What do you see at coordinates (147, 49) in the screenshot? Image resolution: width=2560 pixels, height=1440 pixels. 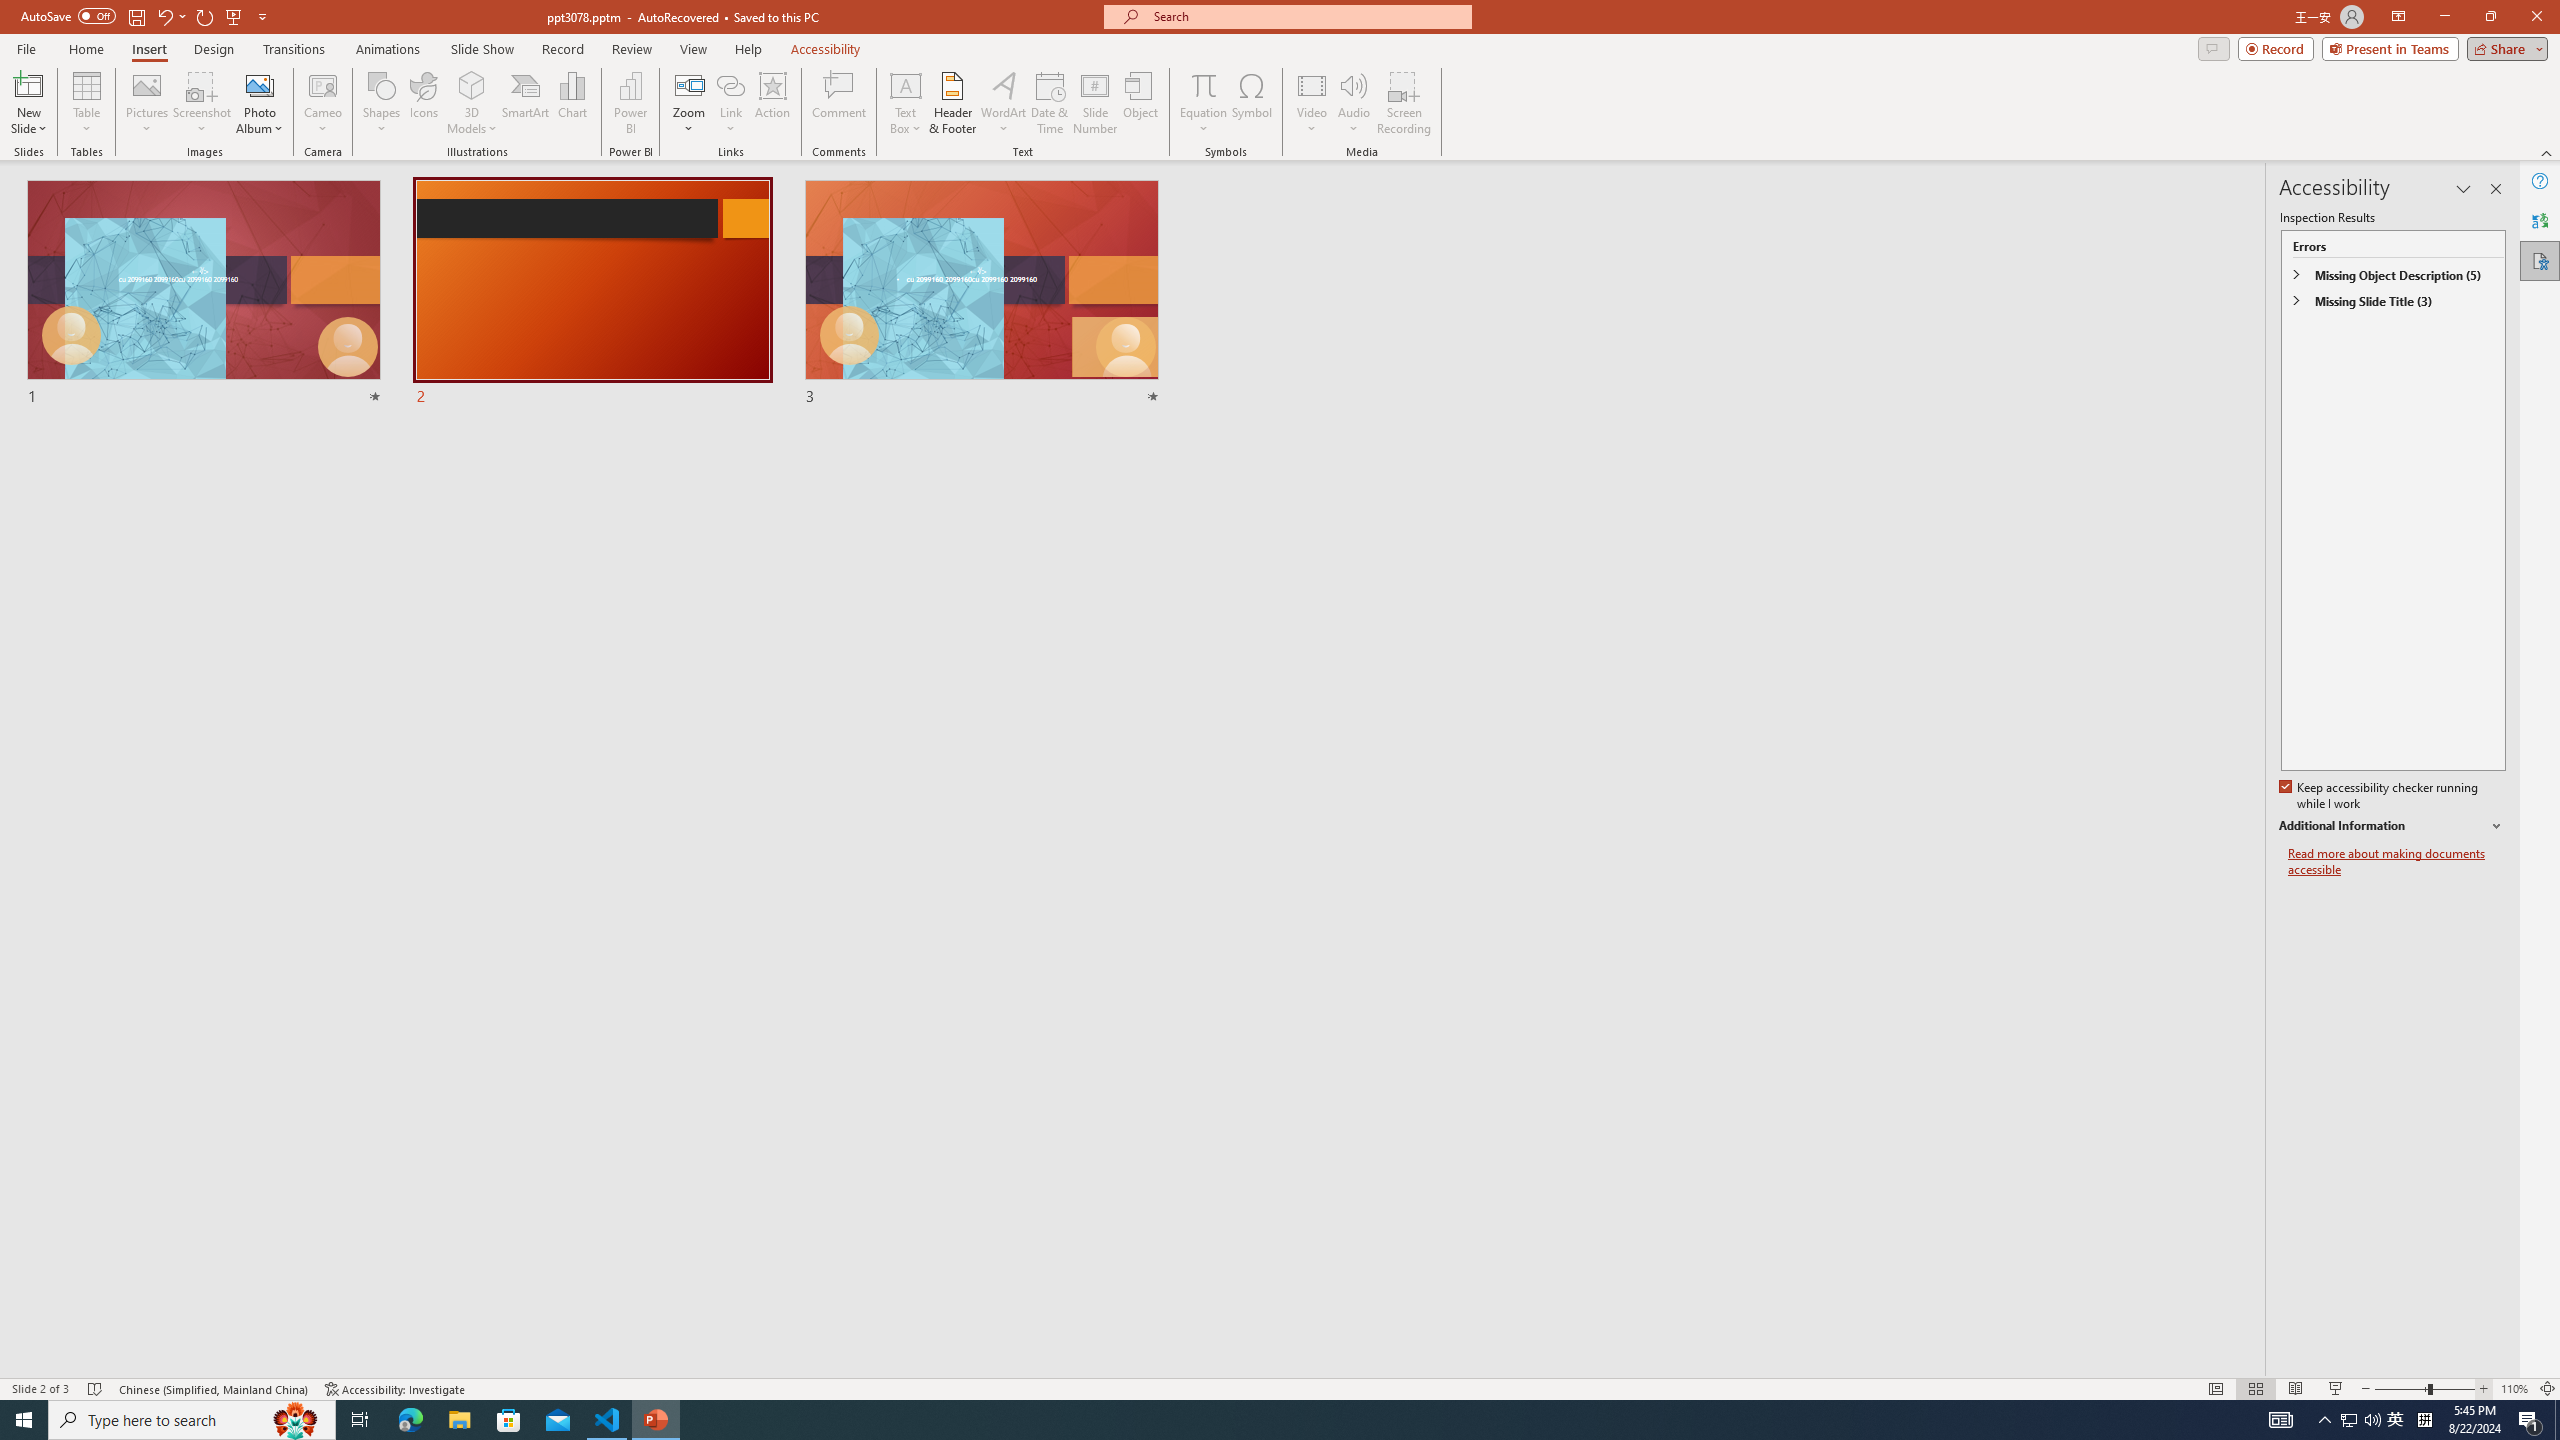 I see `'Insert'` at bounding box center [147, 49].